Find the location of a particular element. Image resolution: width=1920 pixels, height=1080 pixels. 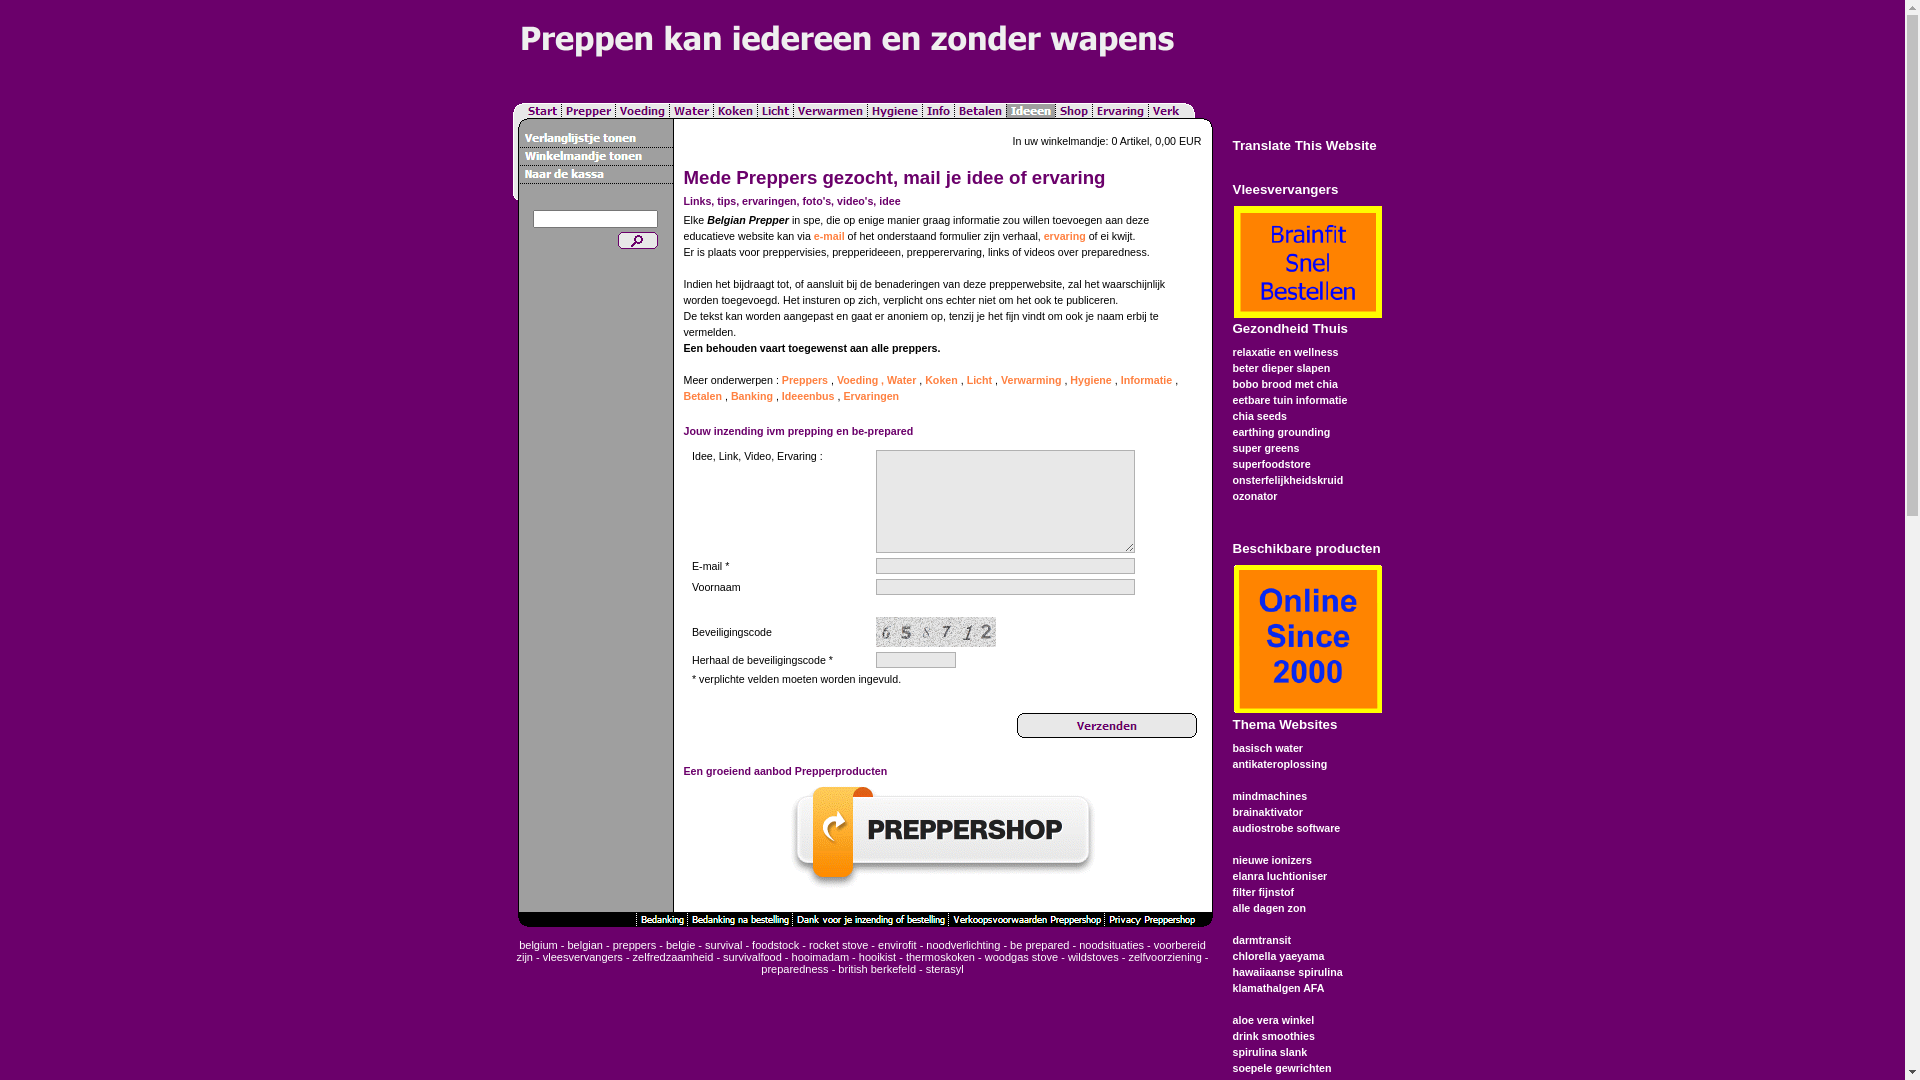

'beter dieper slapen' is located at coordinates (1281, 367).